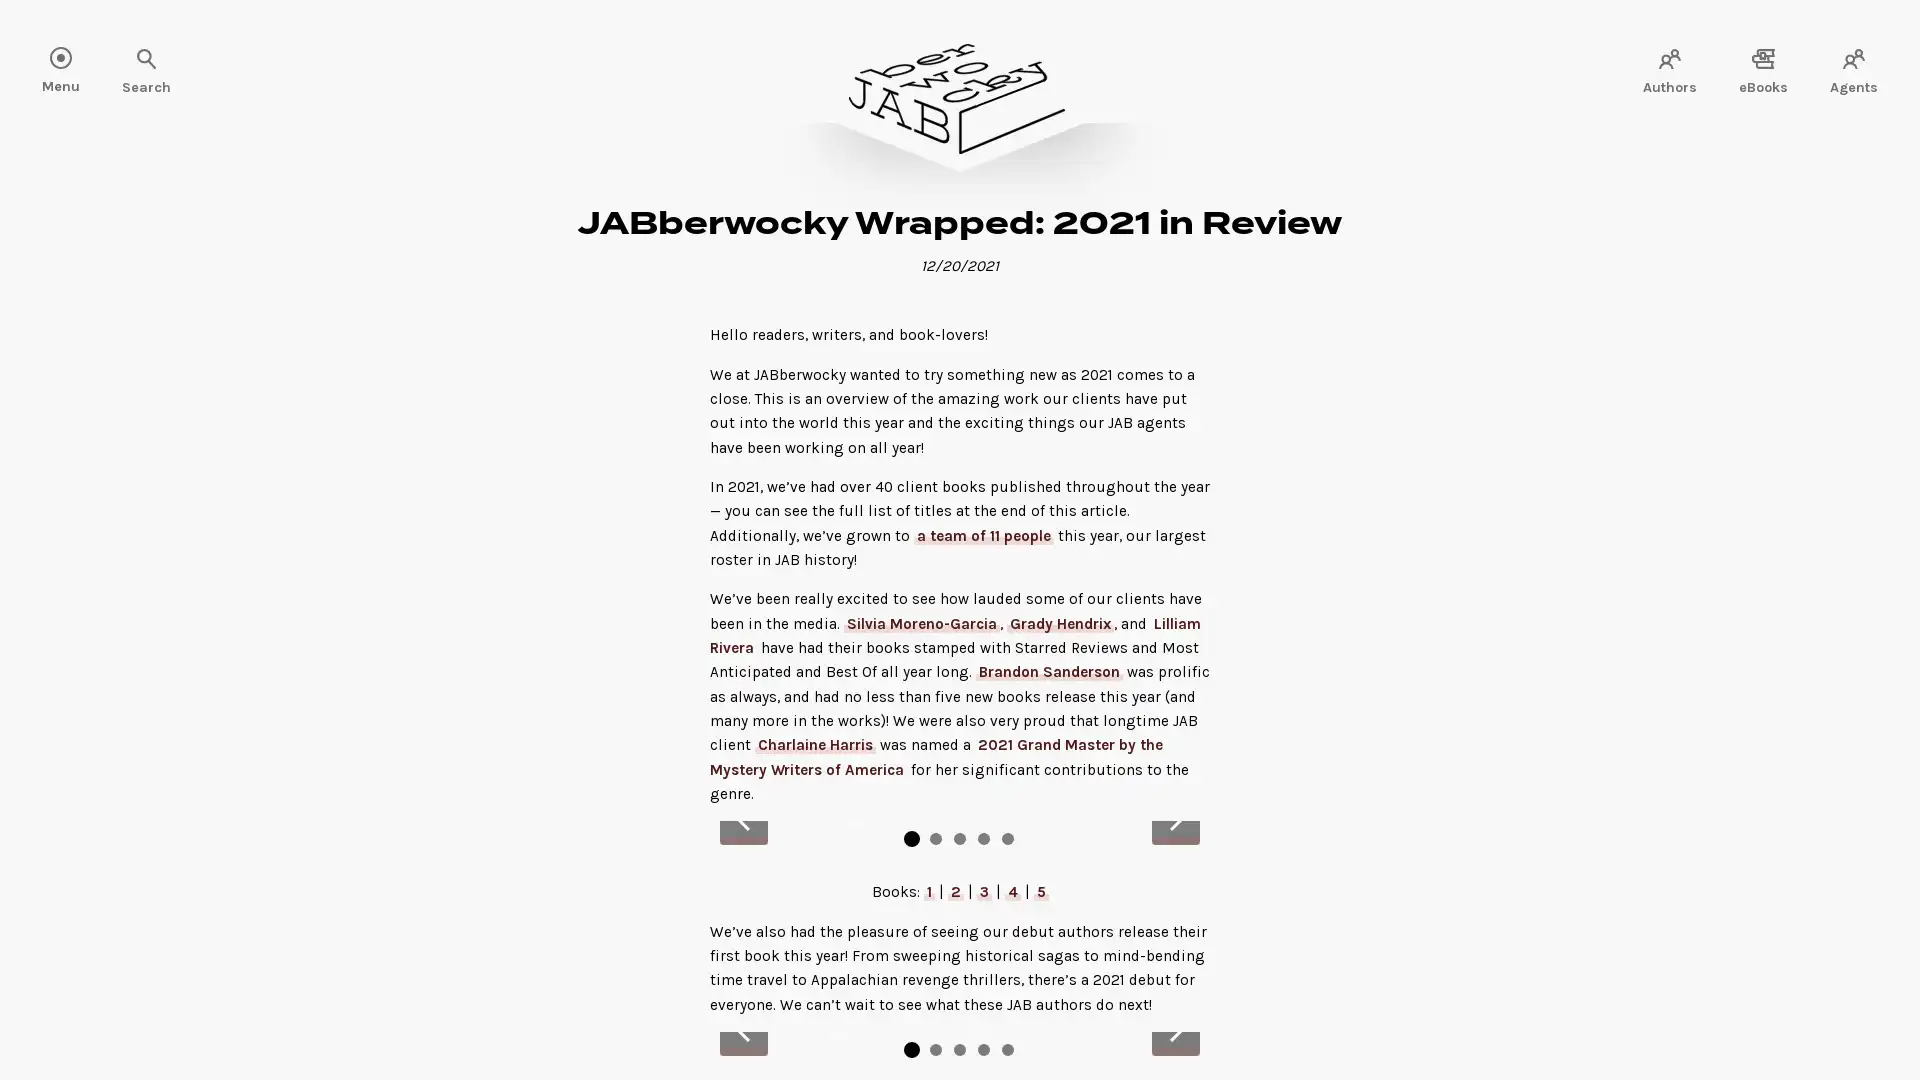 The height and width of the screenshot is (1080, 1920). I want to click on Go to slide 5, so click(1008, 839).